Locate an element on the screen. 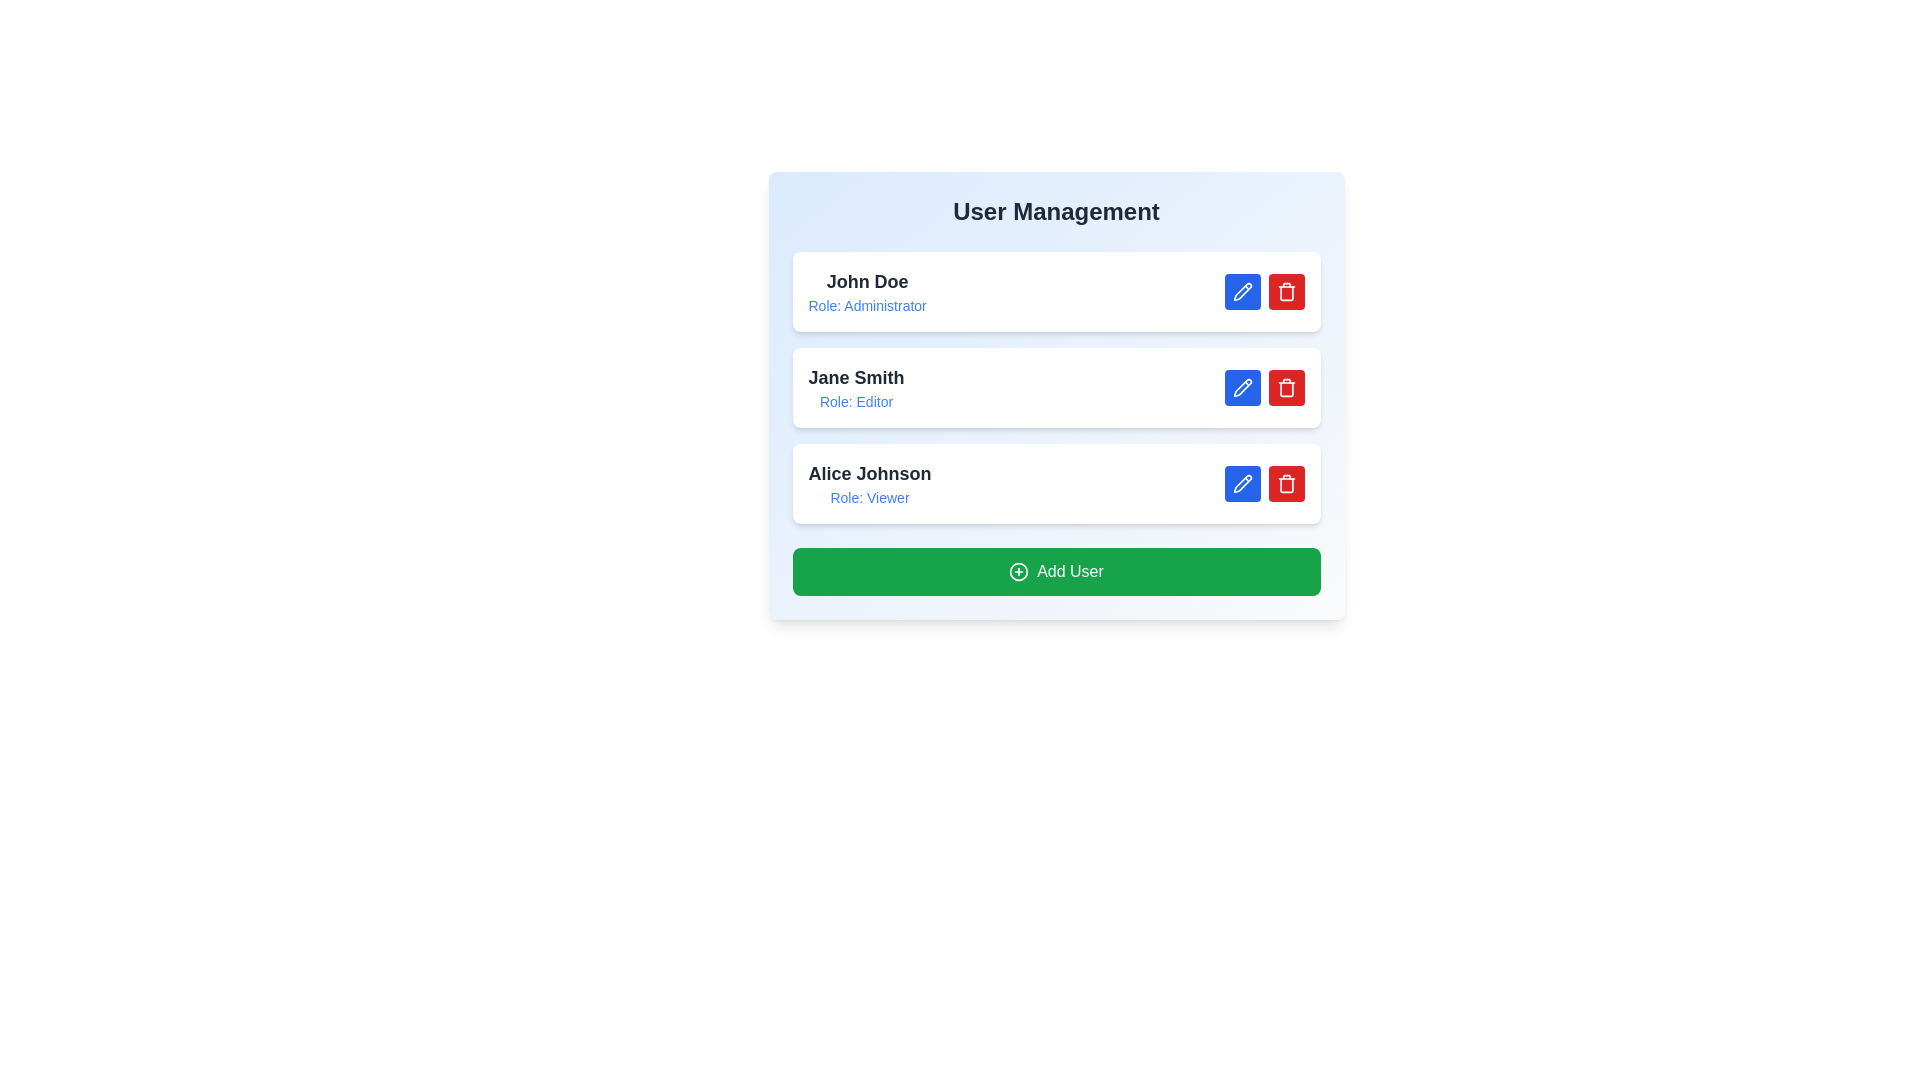  blue pencil button for the user Alice Johnson to edit their role is located at coordinates (1241, 483).